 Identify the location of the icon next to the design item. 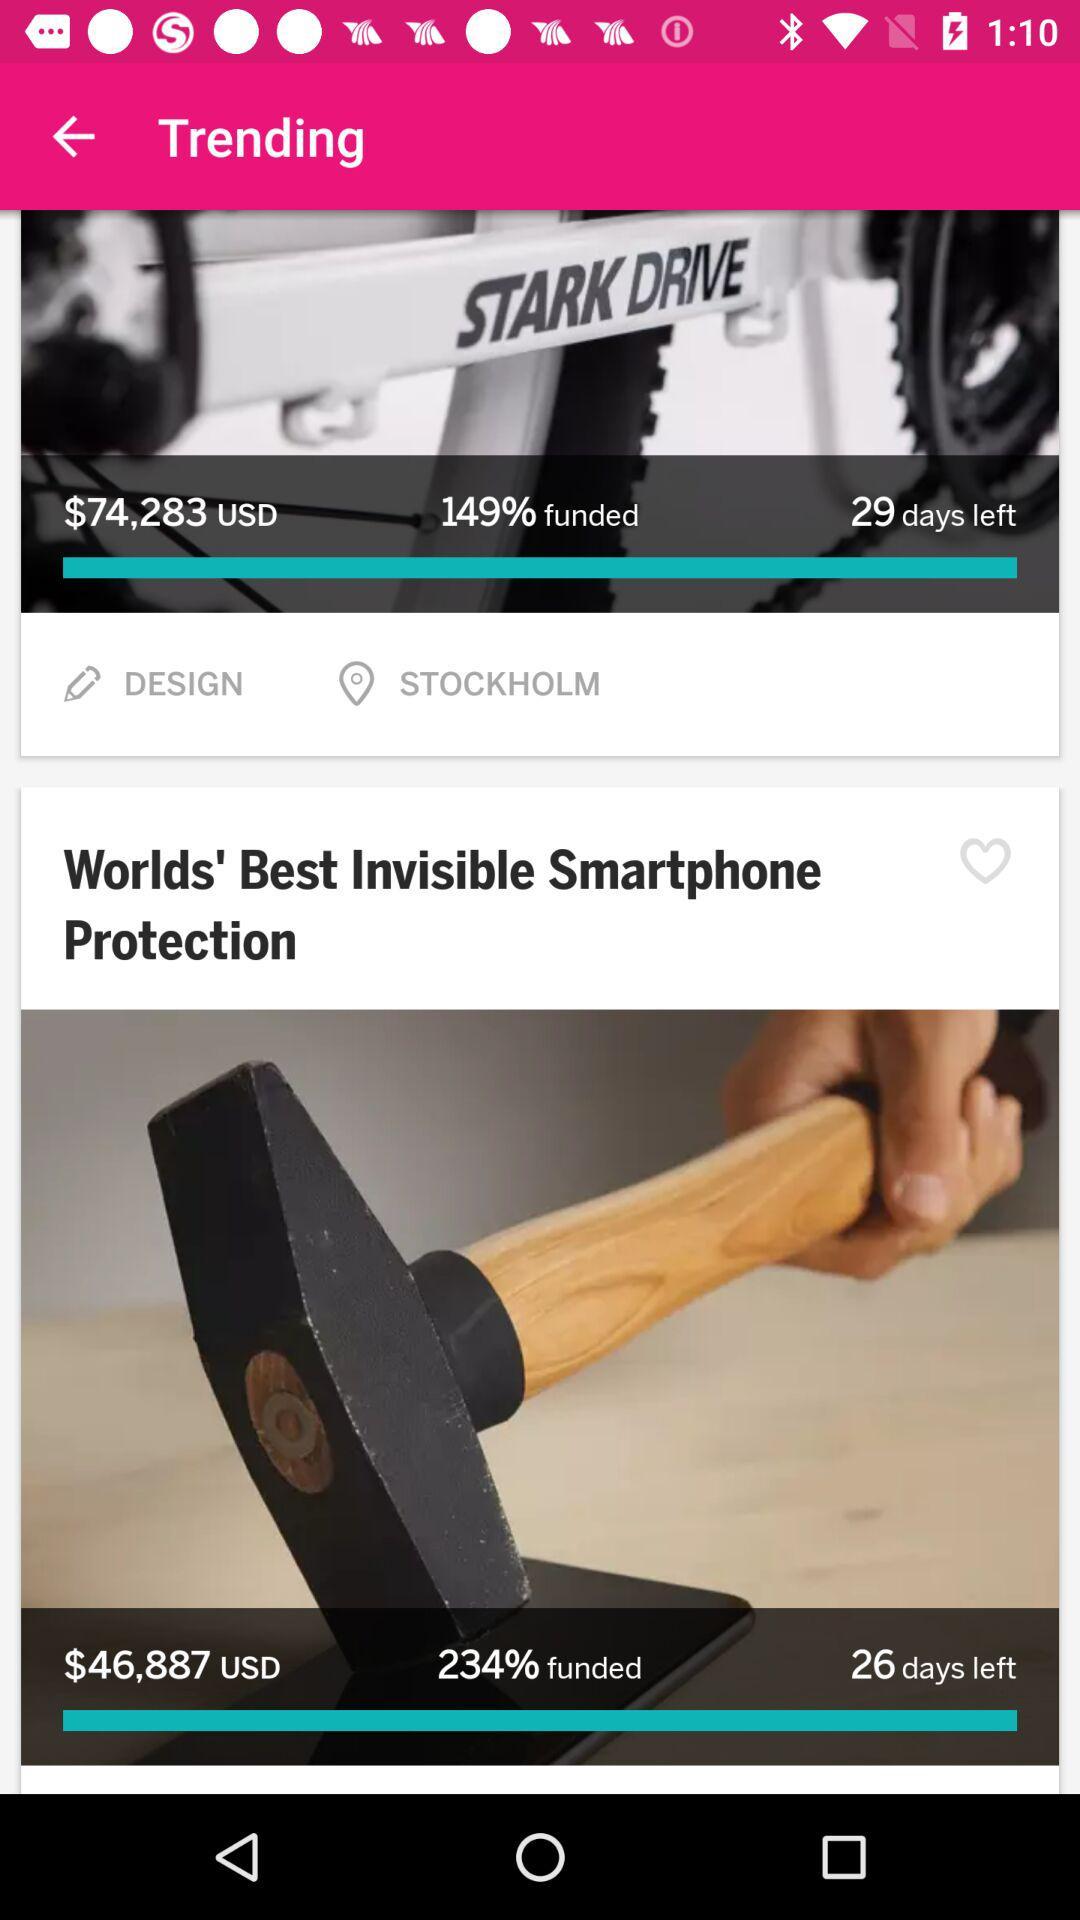
(80, 684).